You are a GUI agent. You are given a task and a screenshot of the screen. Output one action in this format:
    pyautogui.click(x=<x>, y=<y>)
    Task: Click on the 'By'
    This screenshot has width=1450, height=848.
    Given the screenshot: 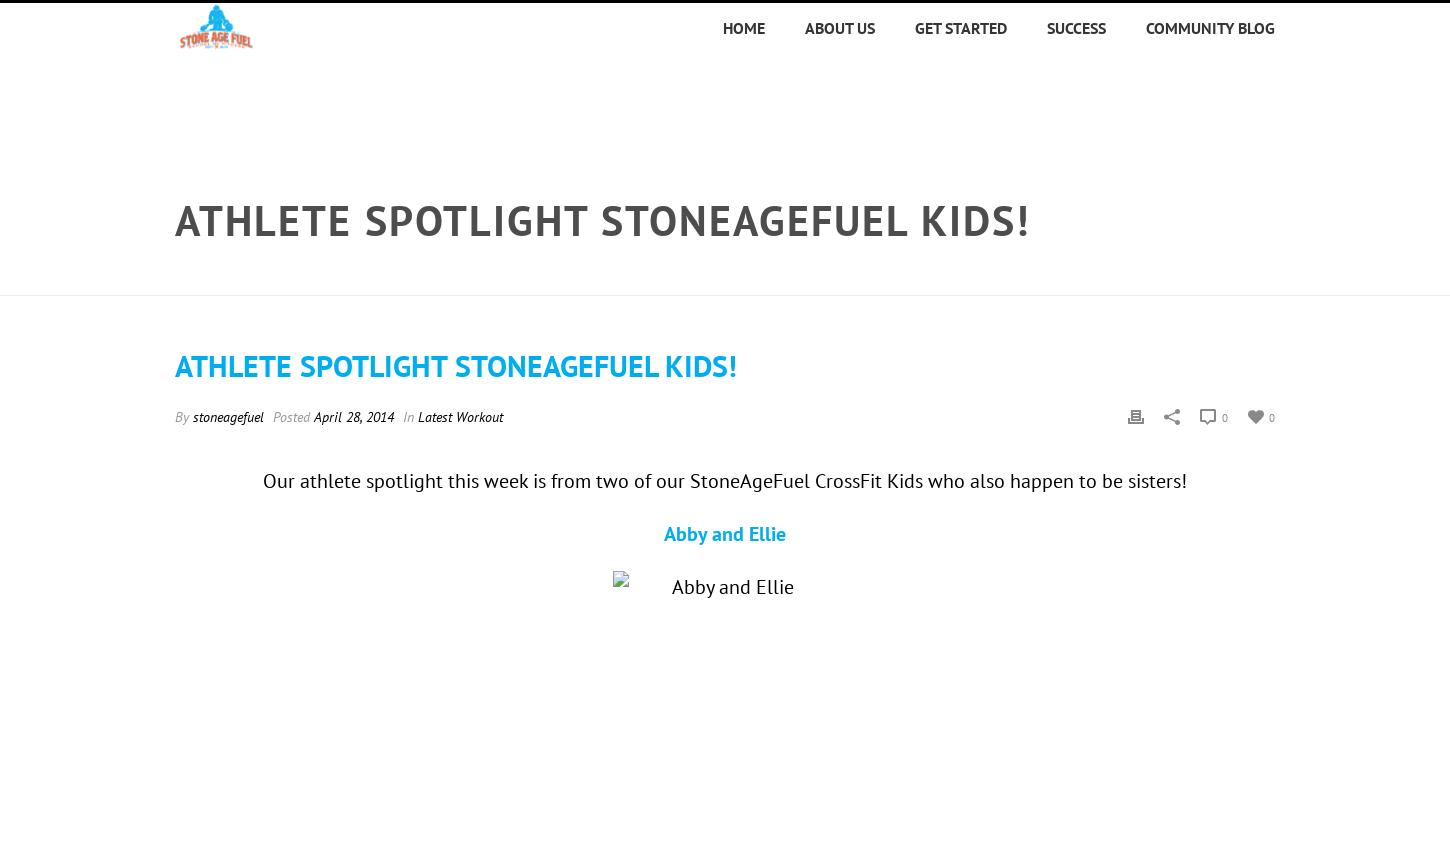 What is the action you would take?
    pyautogui.click(x=183, y=416)
    